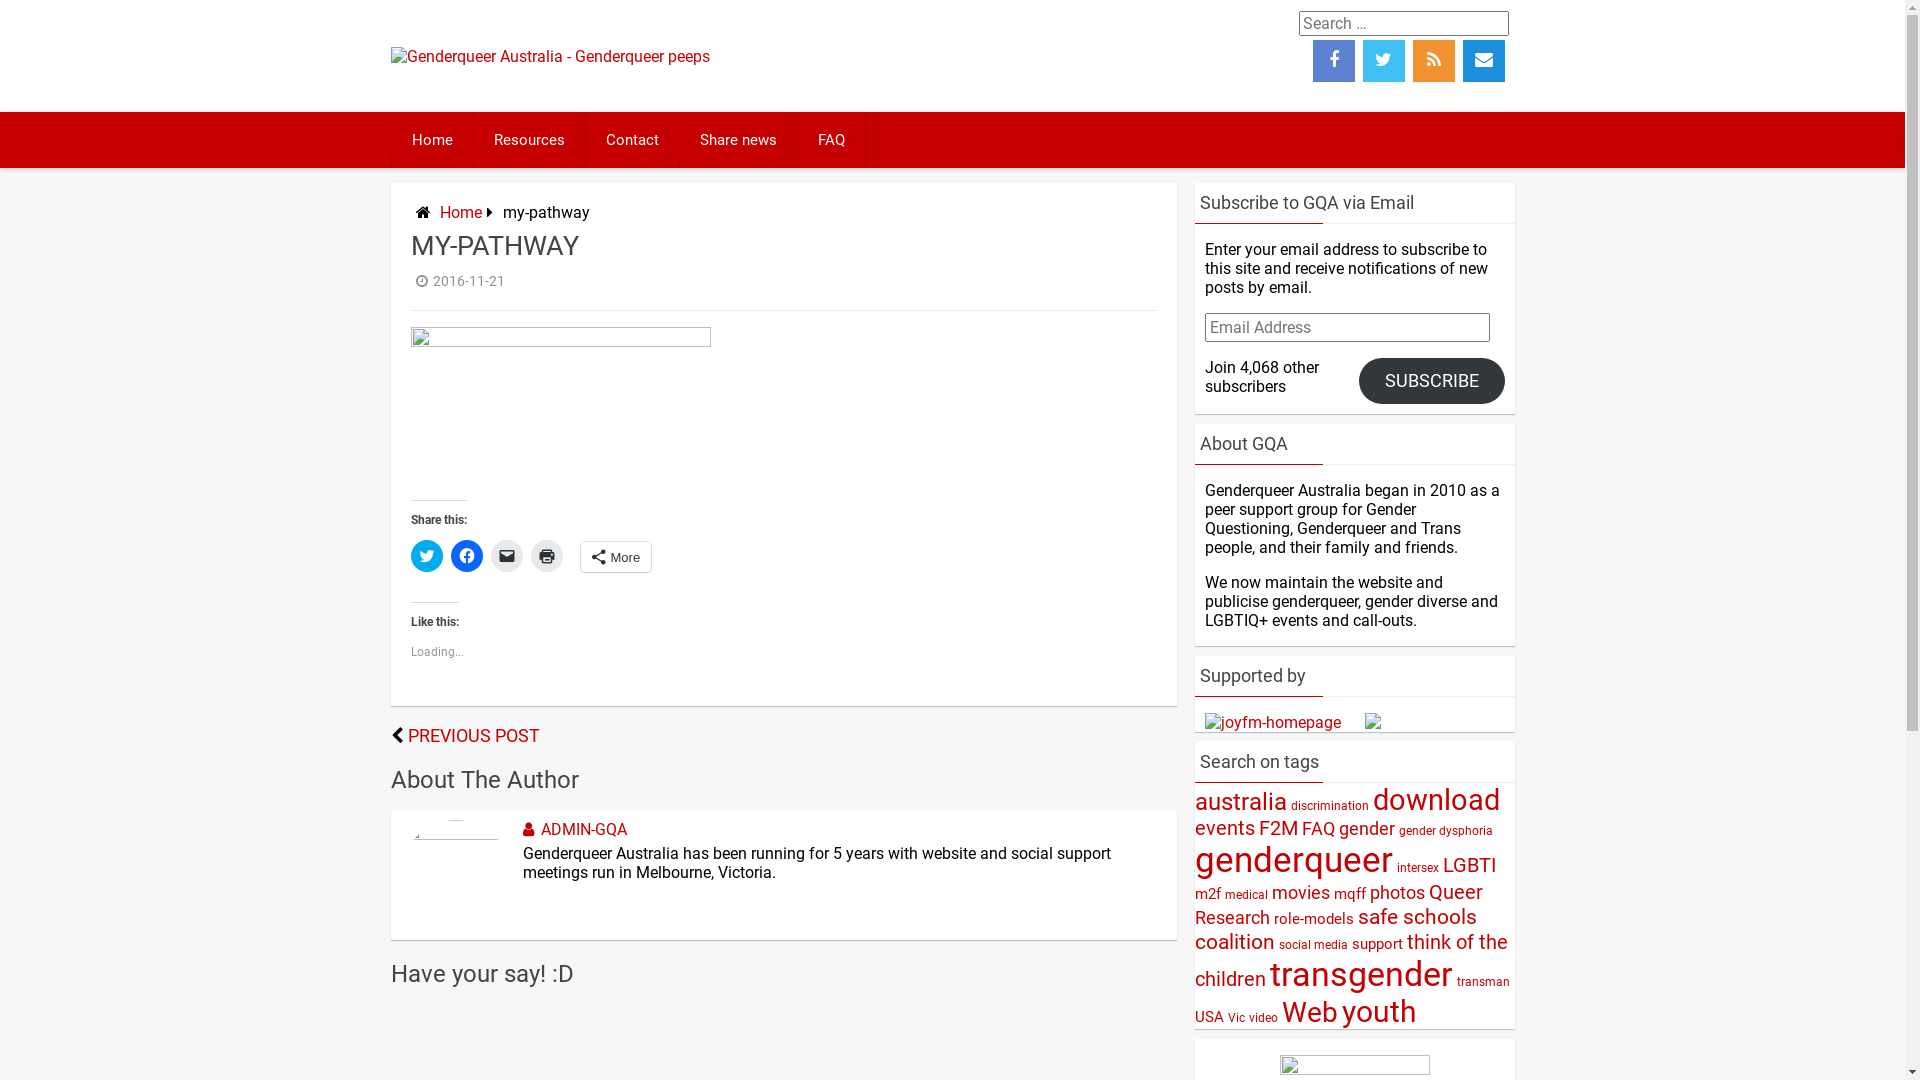 Image resolution: width=1920 pixels, height=1080 pixels. What do you see at coordinates (737, 138) in the screenshot?
I see `'Share news'` at bounding box center [737, 138].